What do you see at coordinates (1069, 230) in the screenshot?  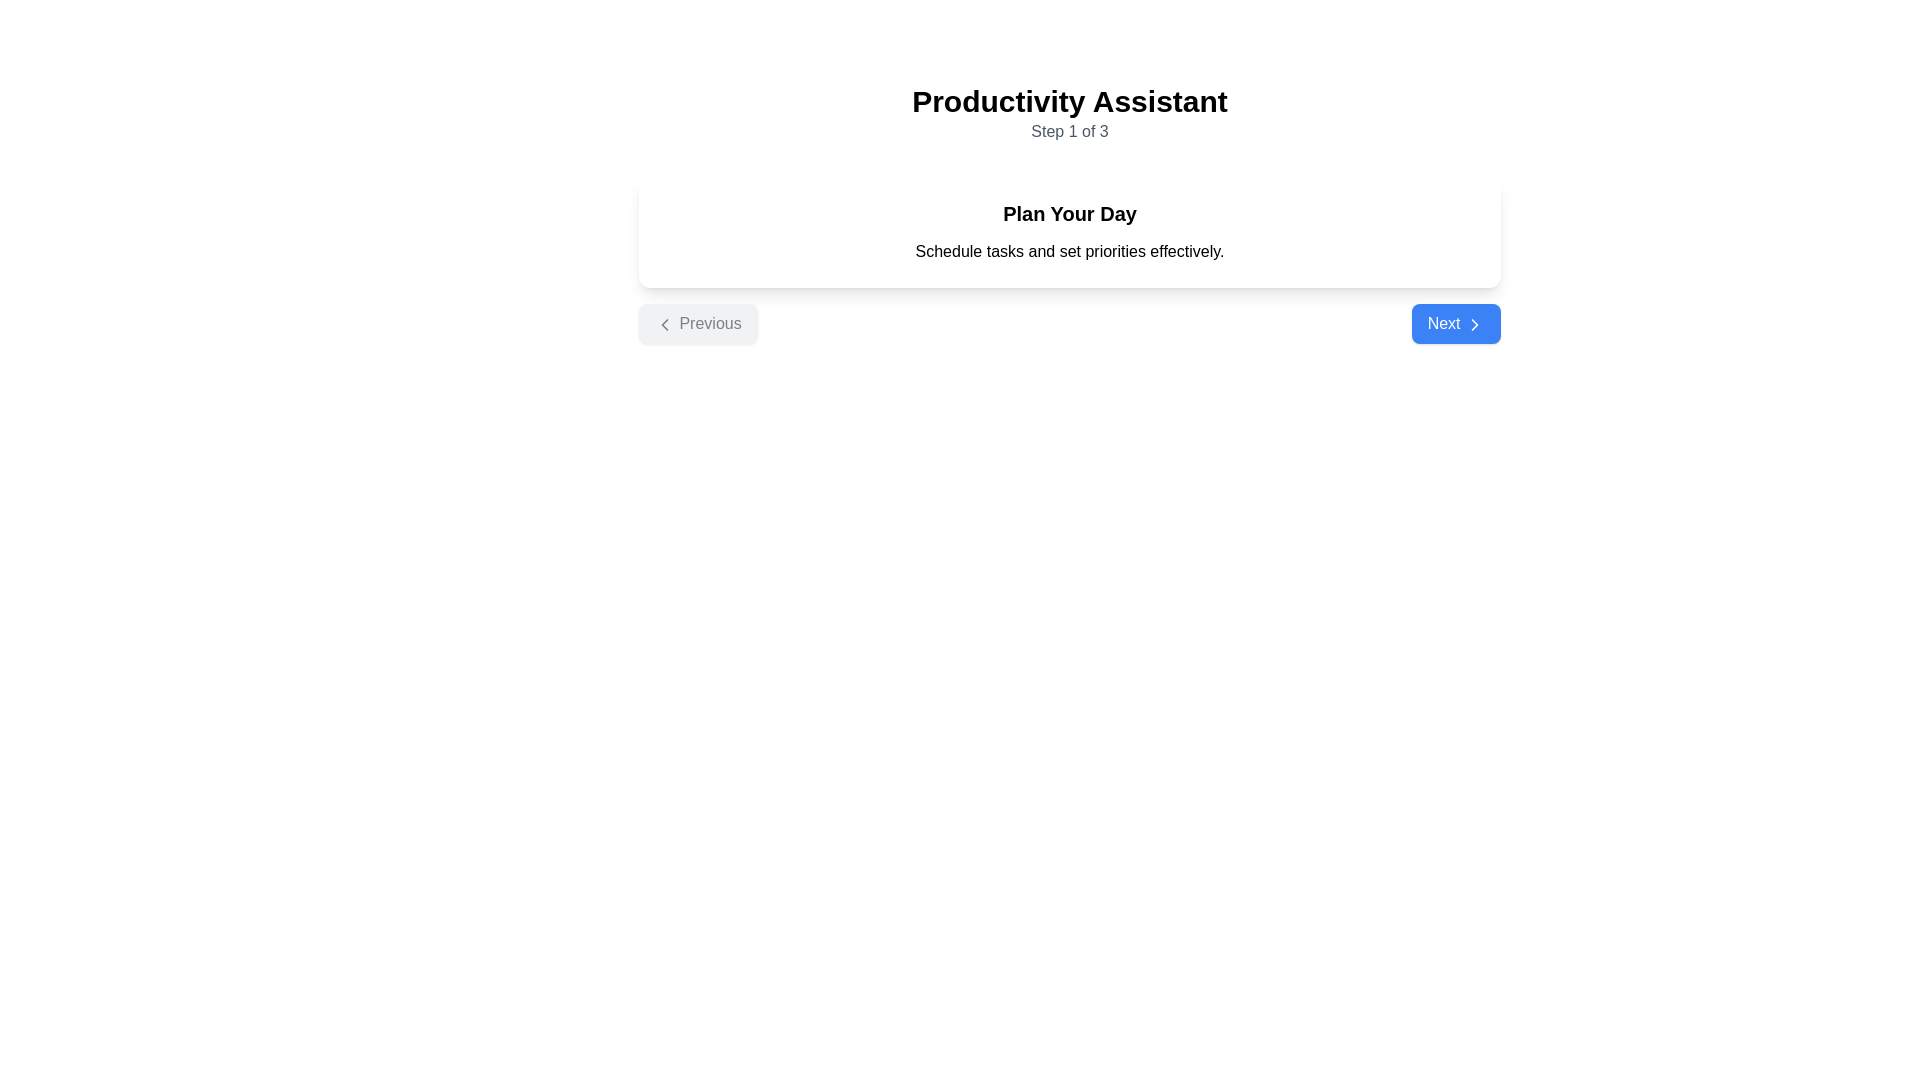 I see `the Information widget located below the title 'Step 1 of 3', which serves as an informative component in the interface` at bounding box center [1069, 230].